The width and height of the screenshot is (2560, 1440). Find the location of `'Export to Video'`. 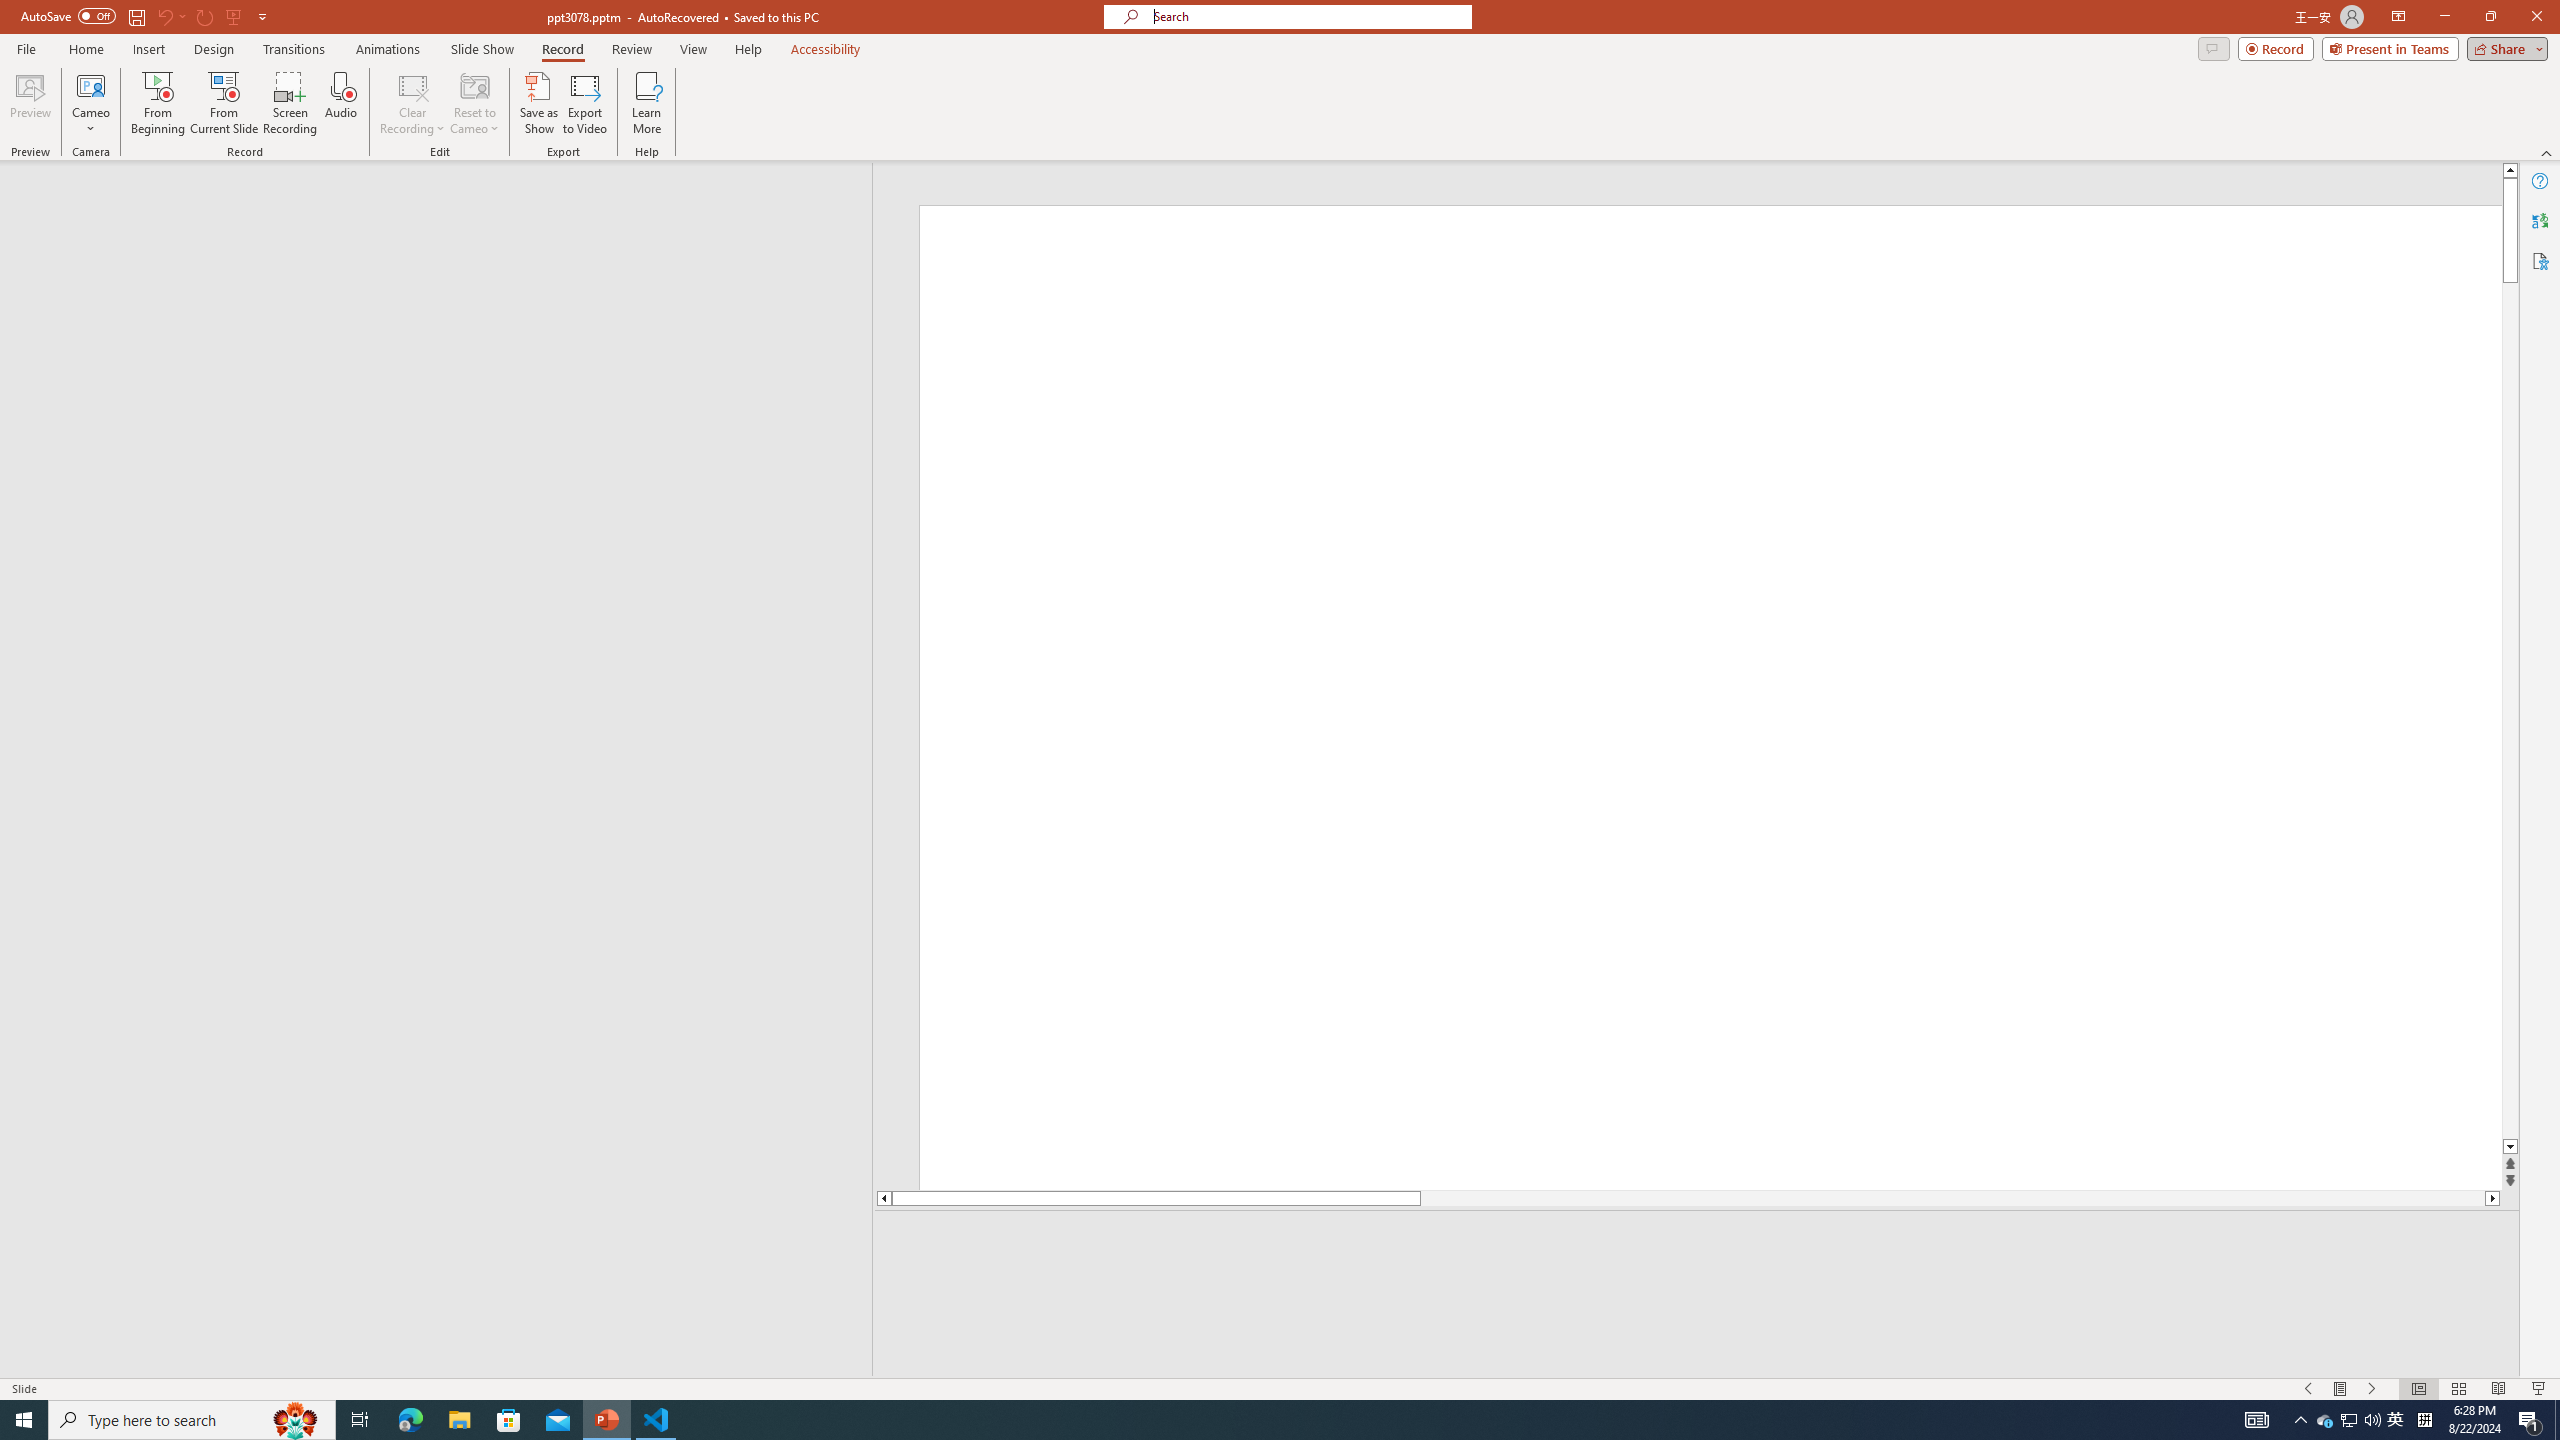

'Export to Video' is located at coordinates (583, 103).